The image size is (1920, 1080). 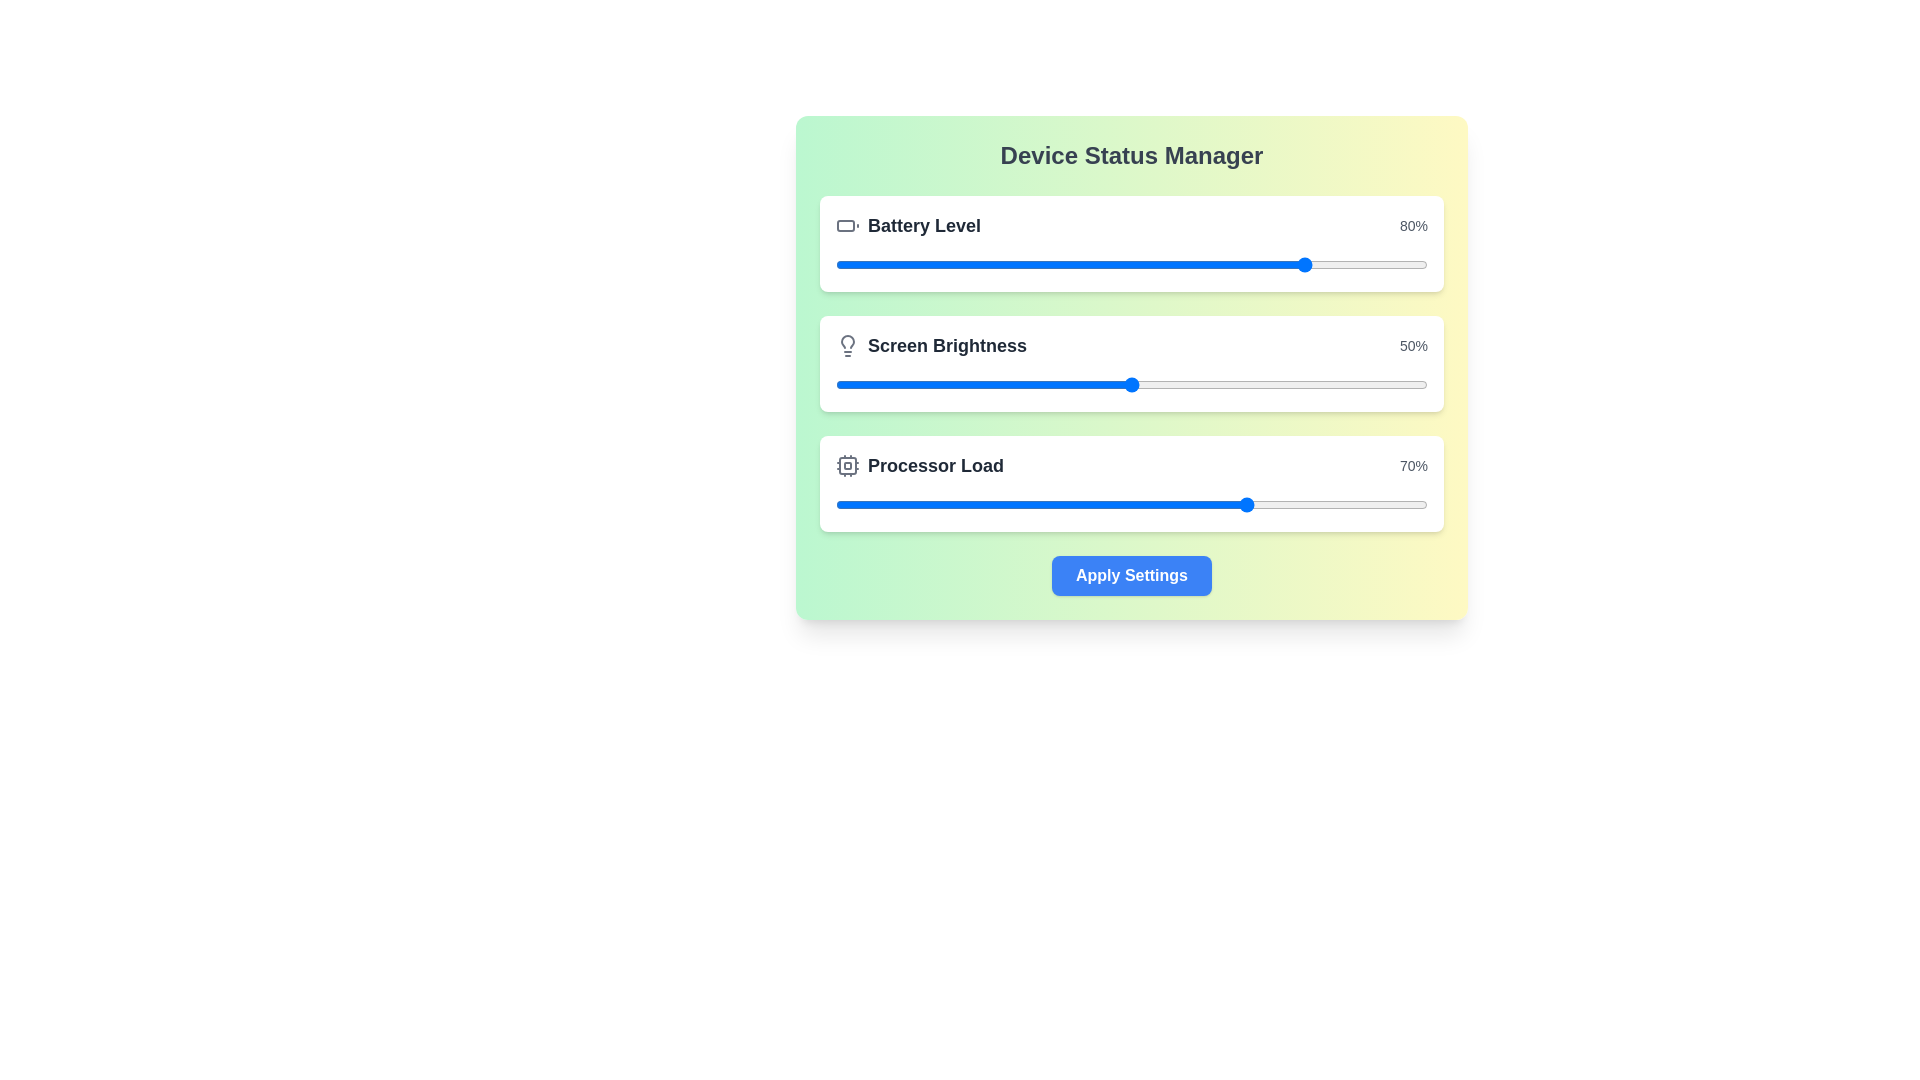 I want to click on Processor Load, so click(x=1327, y=504).